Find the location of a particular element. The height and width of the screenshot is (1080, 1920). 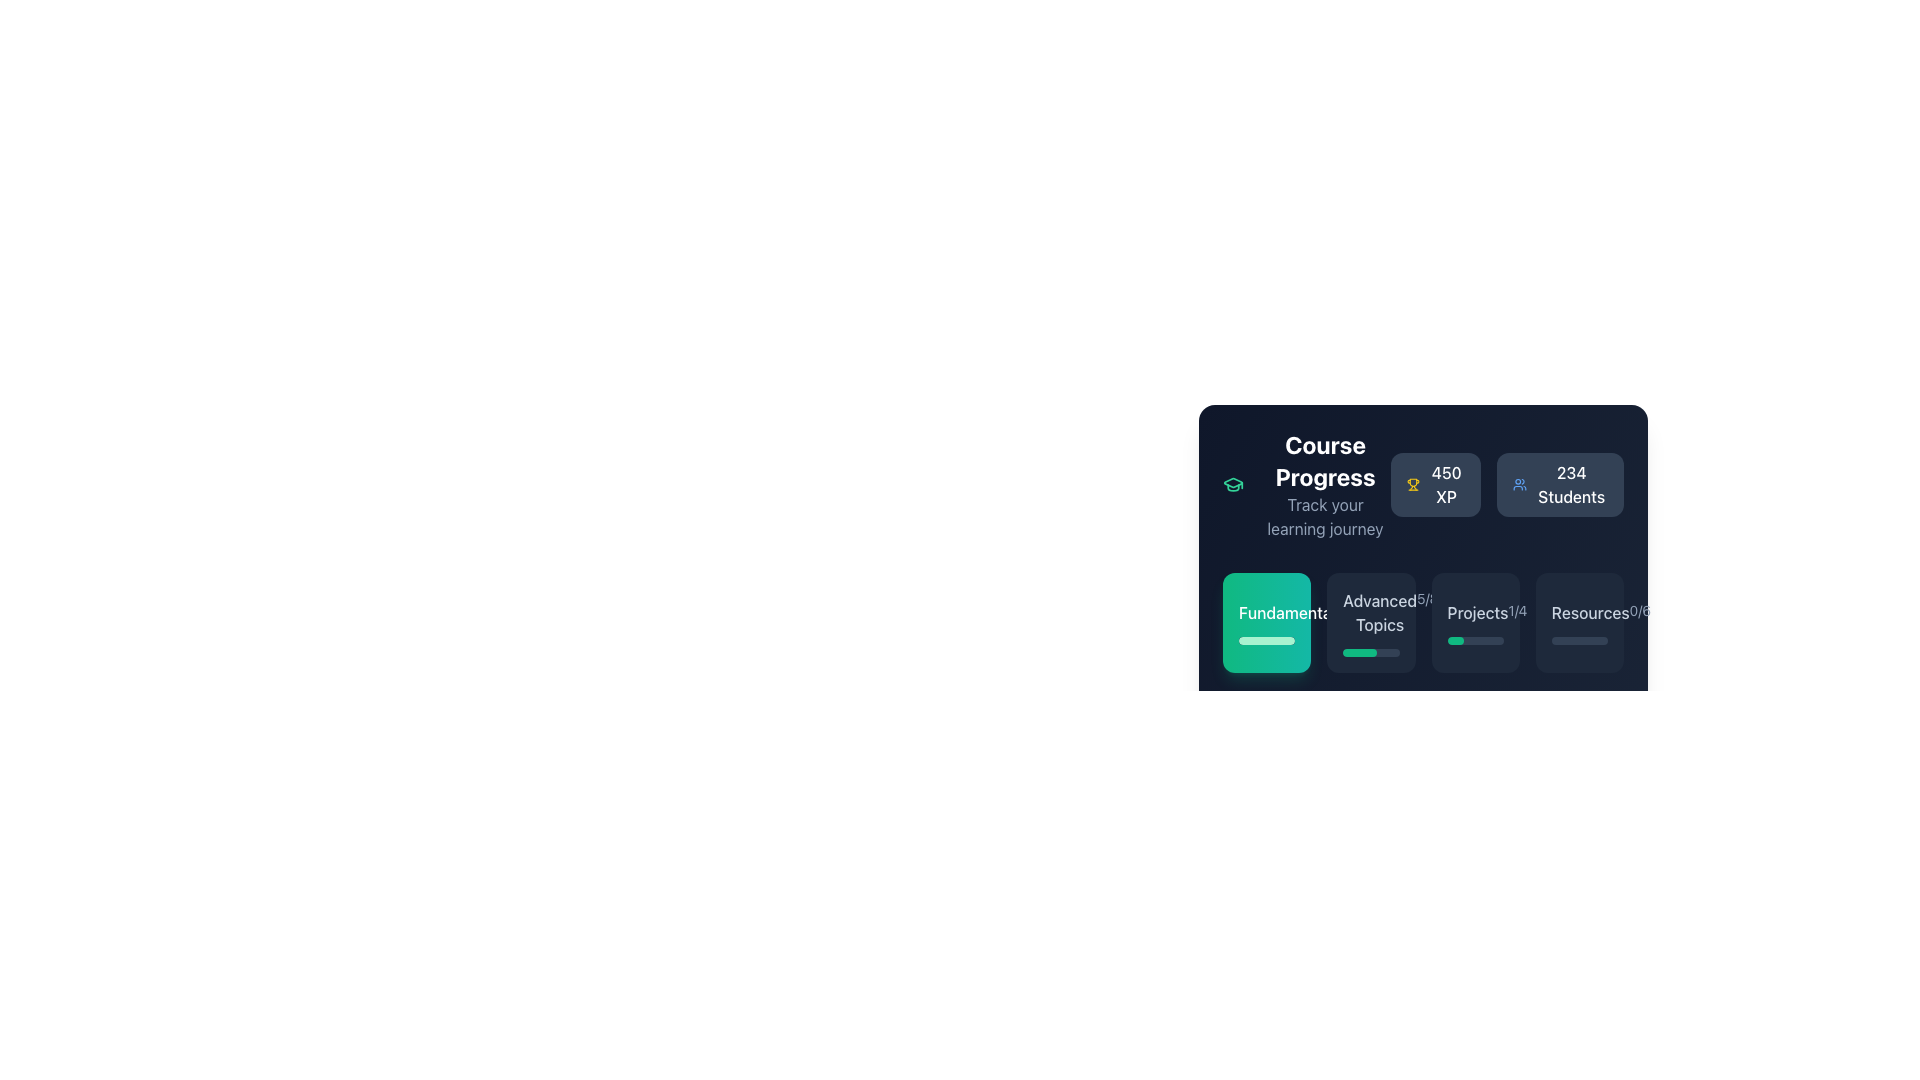

progress bar located centrally within the 'Projects' card under the 'Course Progress' header to determine the progress percentage is located at coordinates (1475, 640).